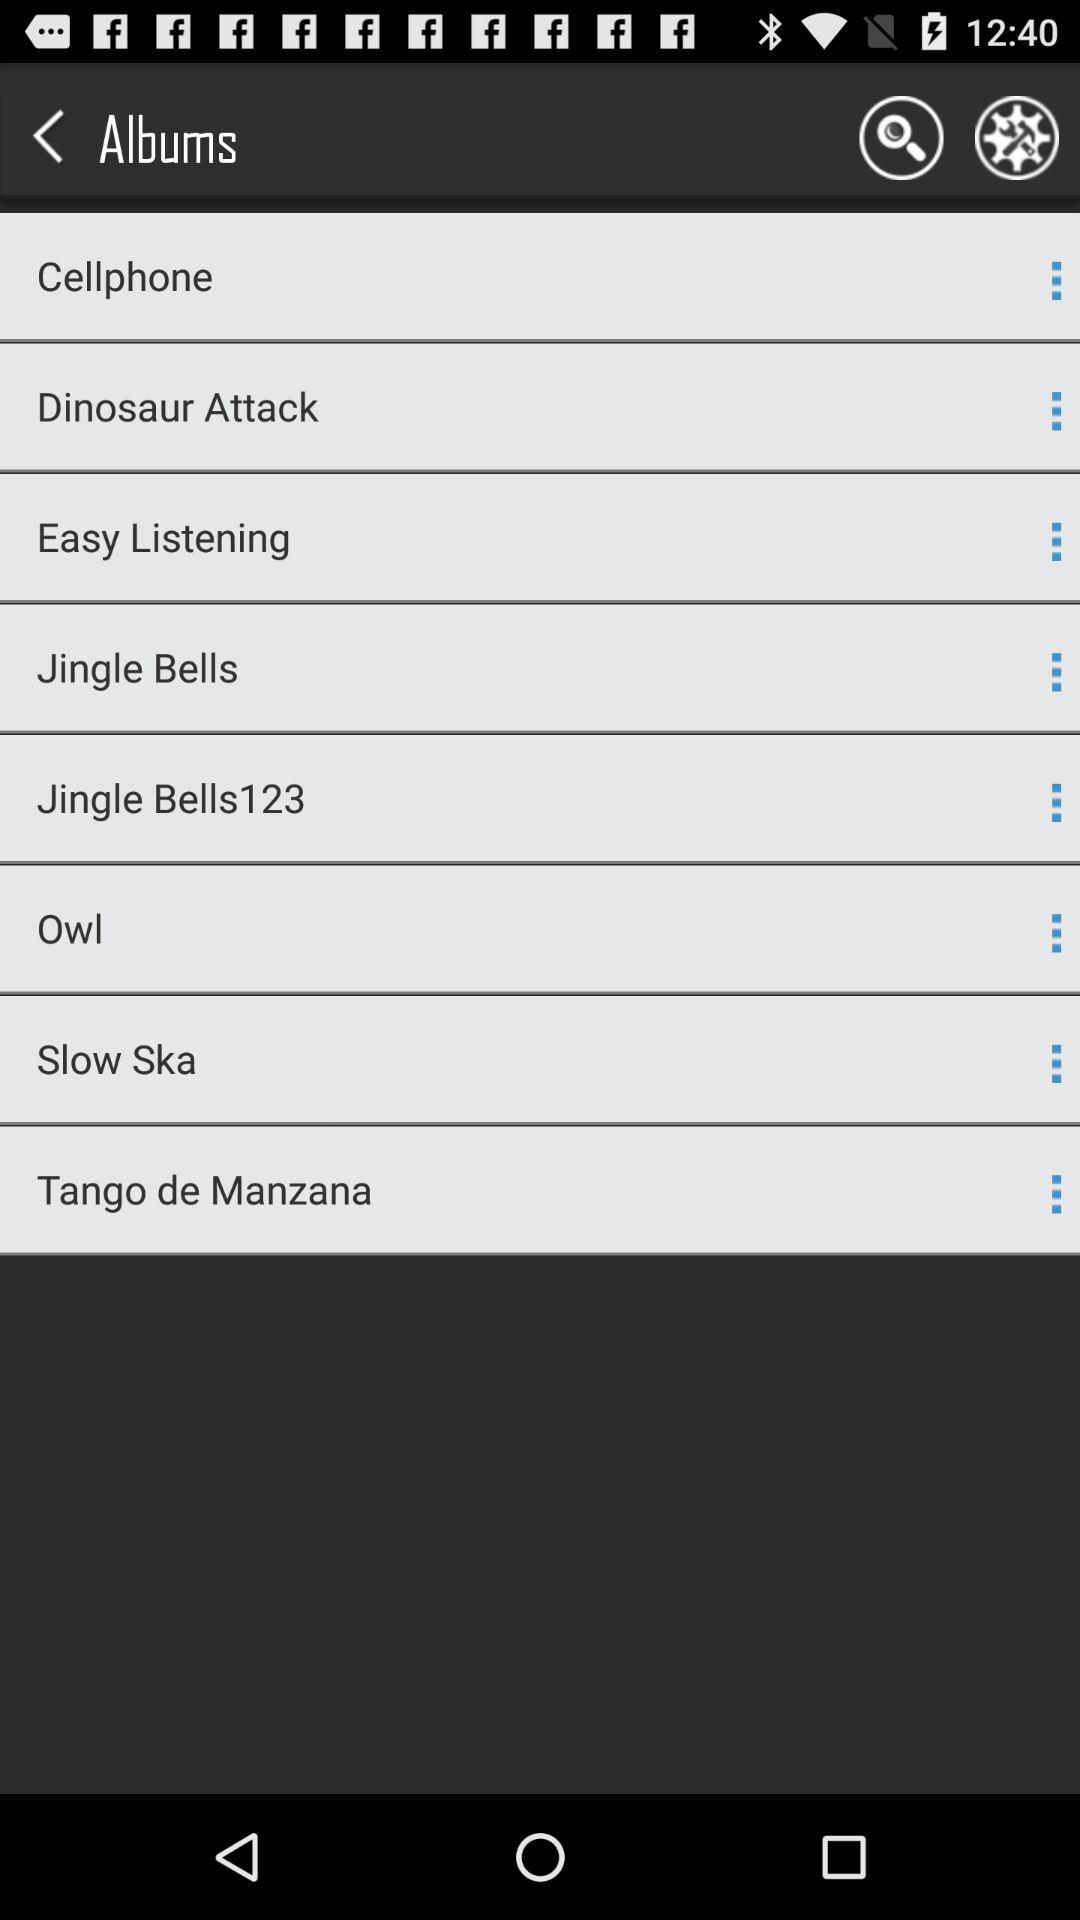 The width and height of the screenshot is (1080, 1920). I want to click on the slow ska, so click(527, 1057).